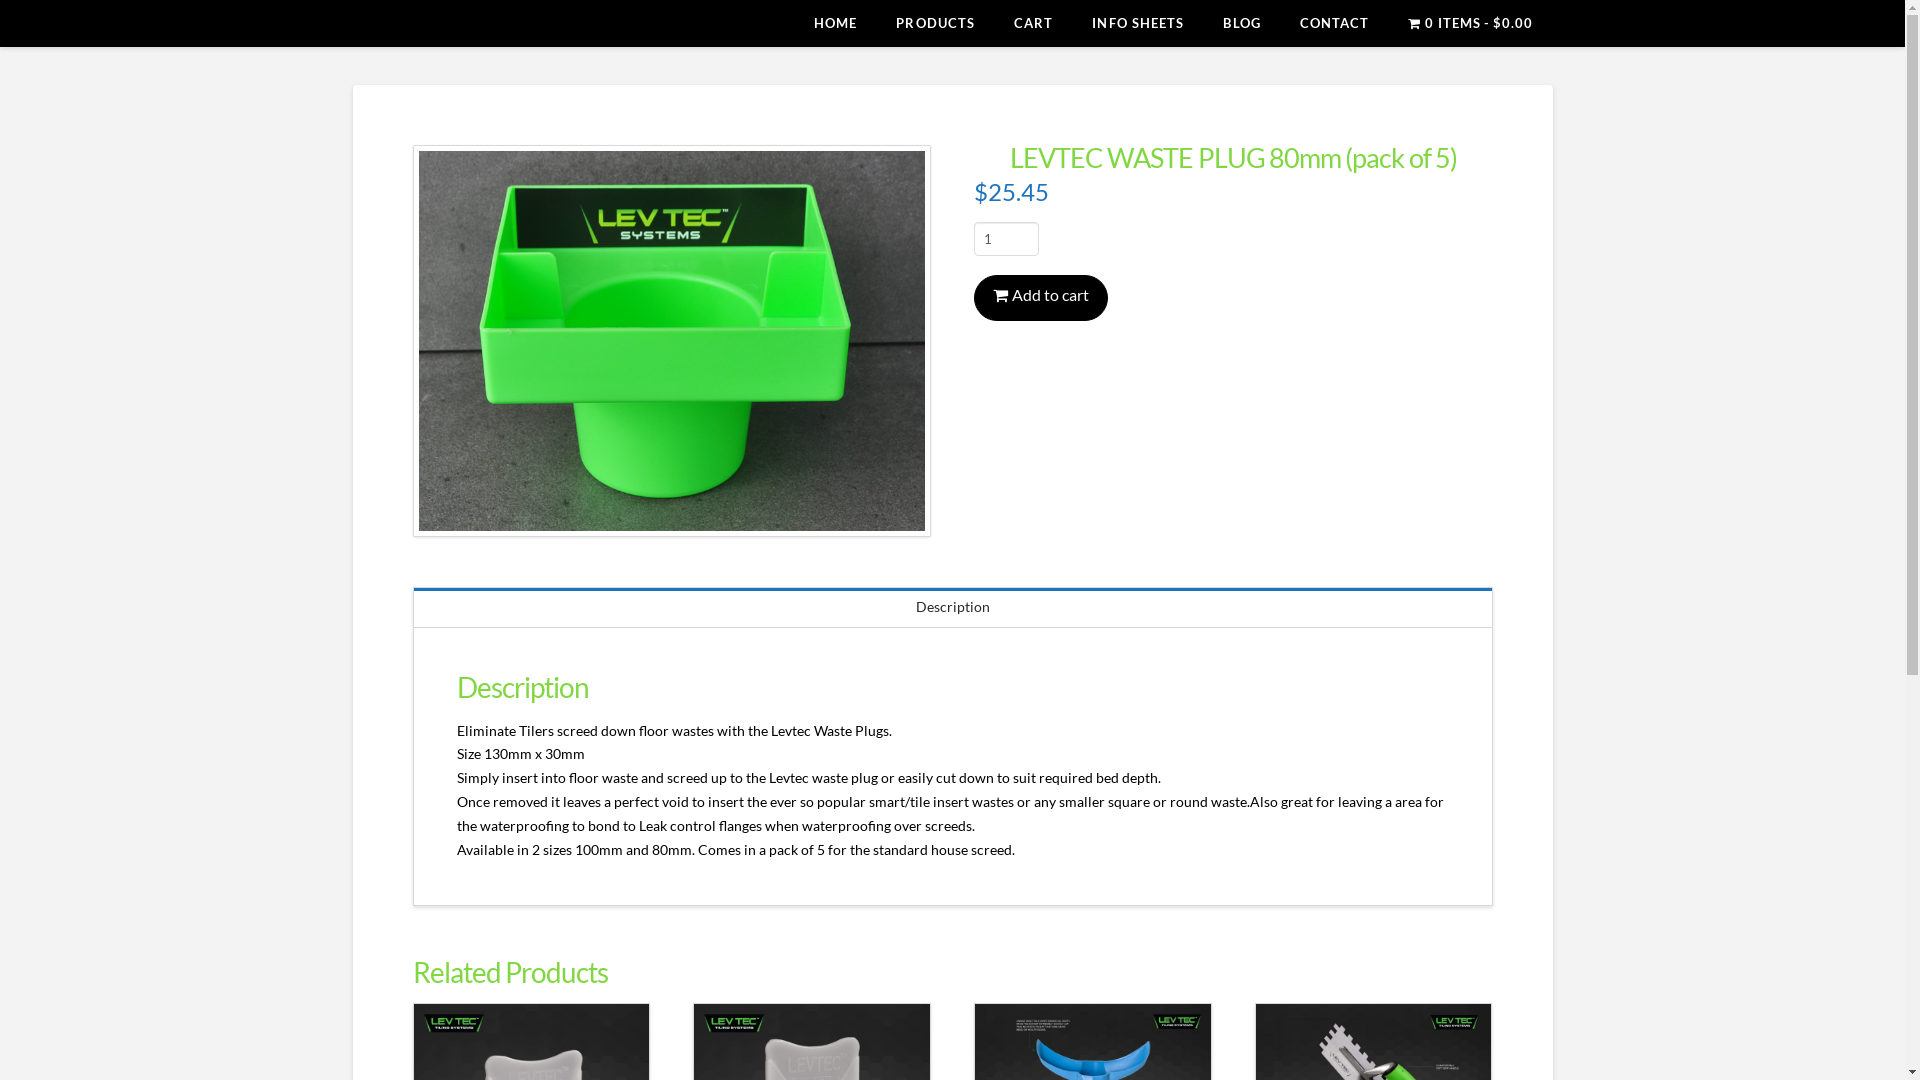 Image resolution: width=1920 pixels, height=1080 pixels. Describe the element at coordinates (1240, 22) in the screenshot. I see `'BLOG'` at that location.